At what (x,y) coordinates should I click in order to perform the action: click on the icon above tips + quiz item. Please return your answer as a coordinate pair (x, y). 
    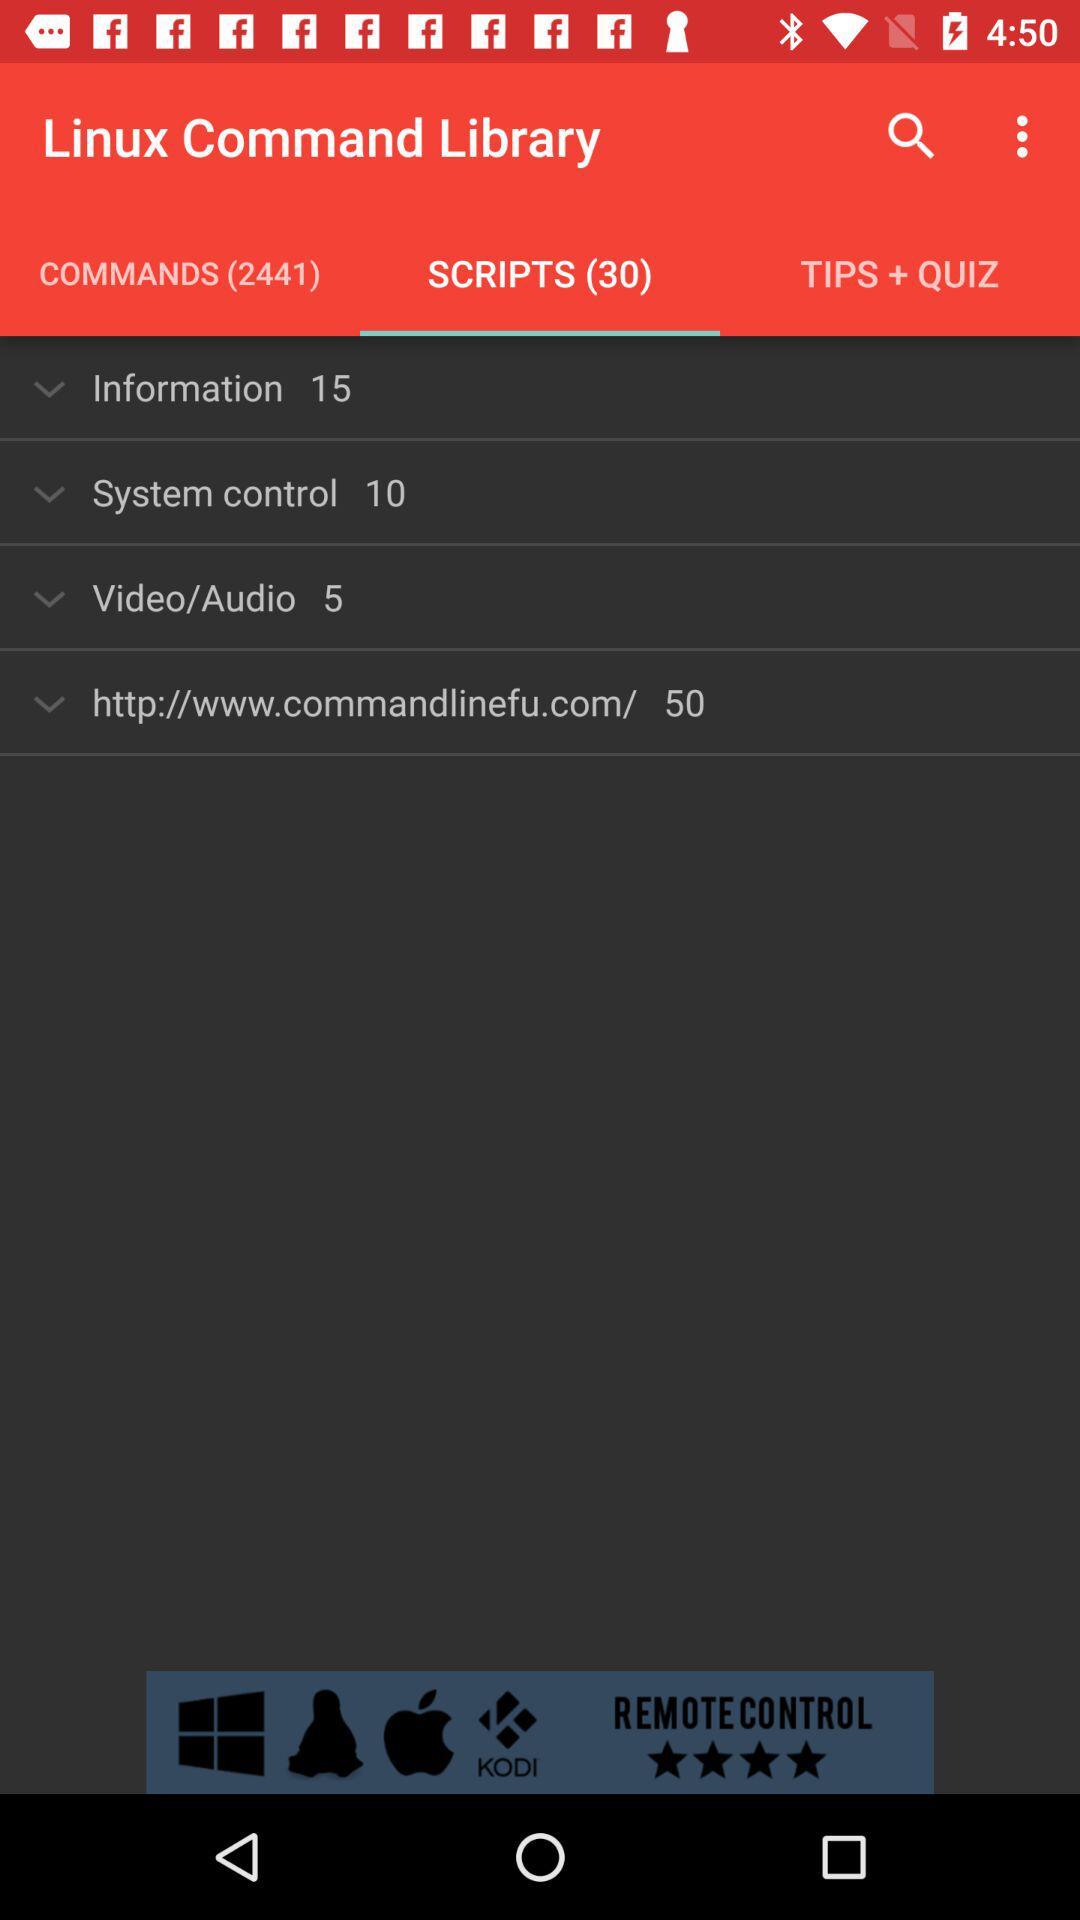
    Looking at the image, I should click on (1027, 135).